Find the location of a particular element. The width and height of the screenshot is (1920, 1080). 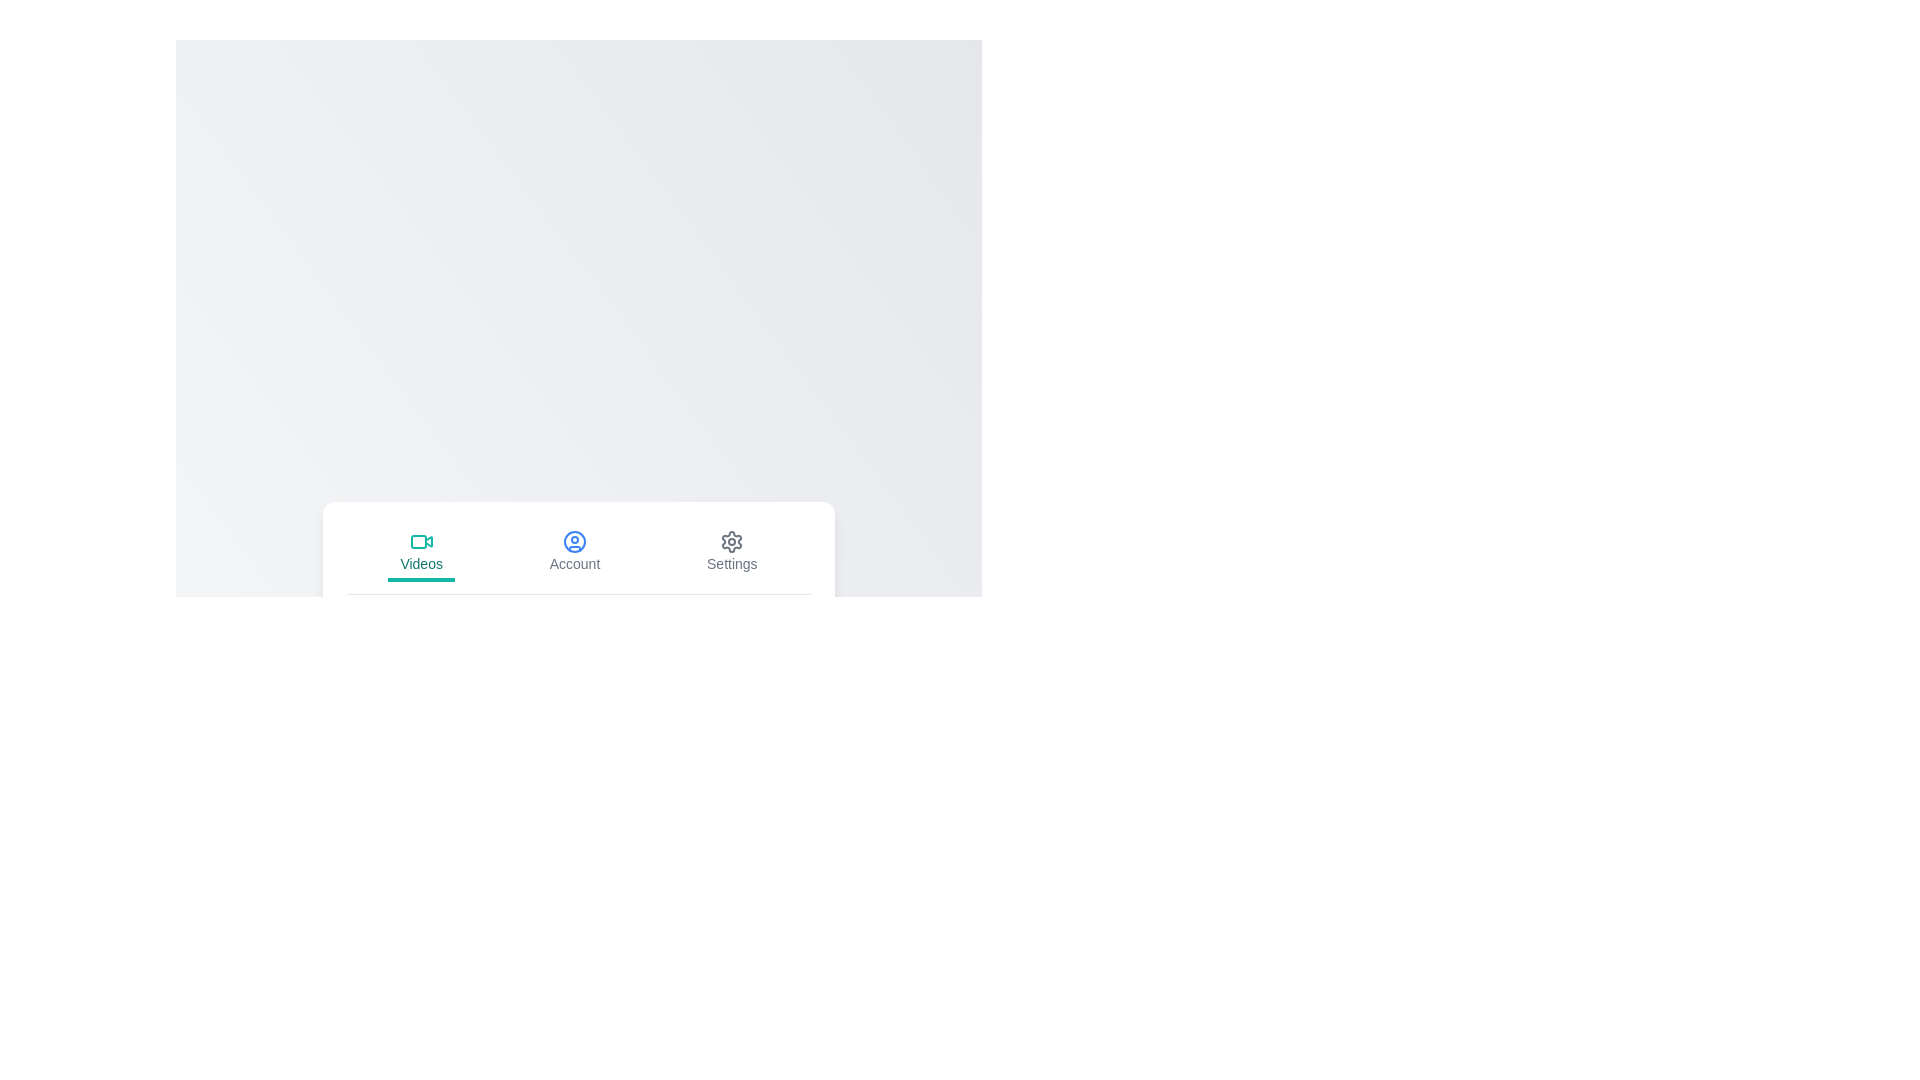

the Account tab by clicking on its button is located at coordinates (574, 553).